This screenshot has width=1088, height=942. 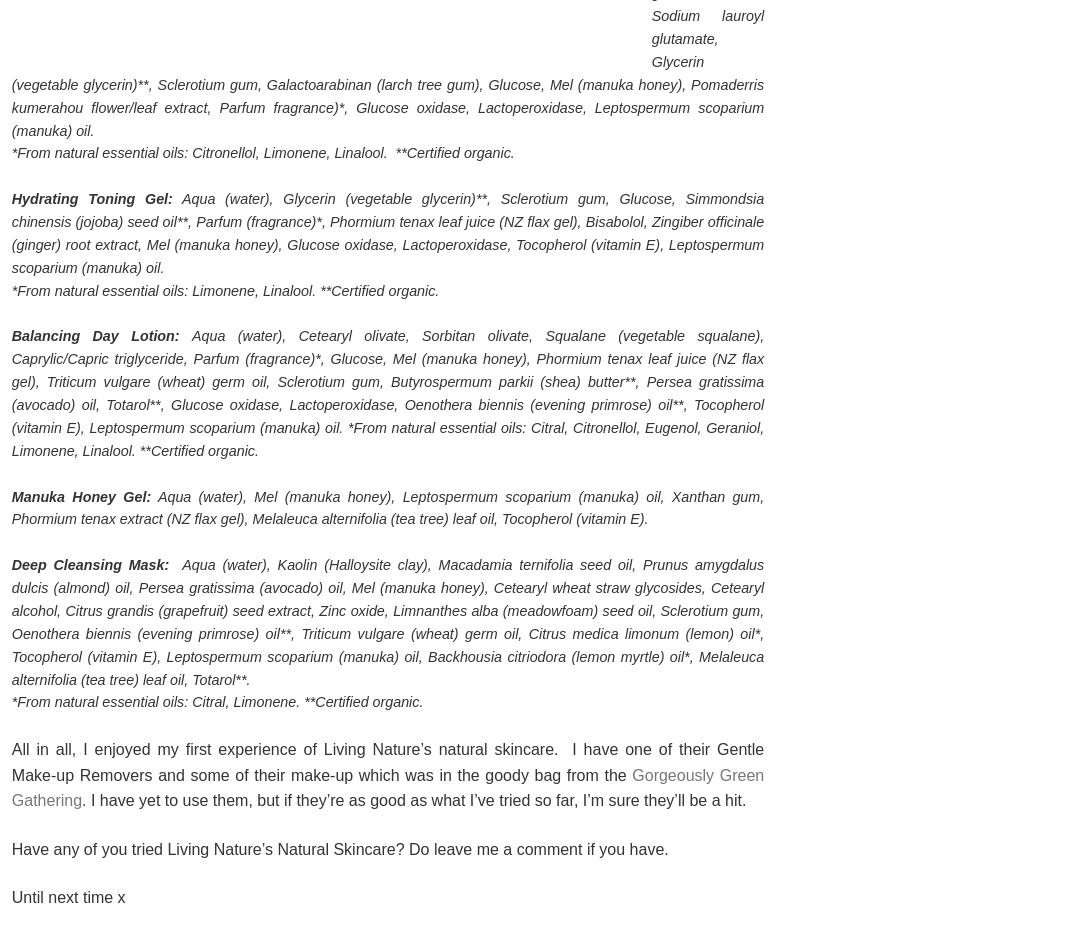 What do you see at coordinates (387, 621) in the screenshot?
I see `'Aqua (water), Kaolin (Halloysite clay),
Macadamia ternifolia seed oil, Prunus amygdalus dulcis (almond) oil, Persea
gratissima (avocado) oil, Mel (manuka honey), Cetearyl wheat straw glycosides,
Cetearyl alcohol, Citrus grandis (grapefruit) seed extract, Zinc oxide,
Limnanthes alba (meadowfoam) seed oil, Sclerotium gum, Oenothera biennis
(evening primrose) oil**, Triticum vulgare (wheat) germ oil, Citrus medica
limonum (lemon) oil*, Tocopherol (vitamin E), Leptospermum scoparium (manuka)
oil, Backhousia citriodora (lemon myrtle) oil*, Melaleuca alternifolia (tea
tree) leaf oil, Totarol**.'` at bounding box center [387, 621].